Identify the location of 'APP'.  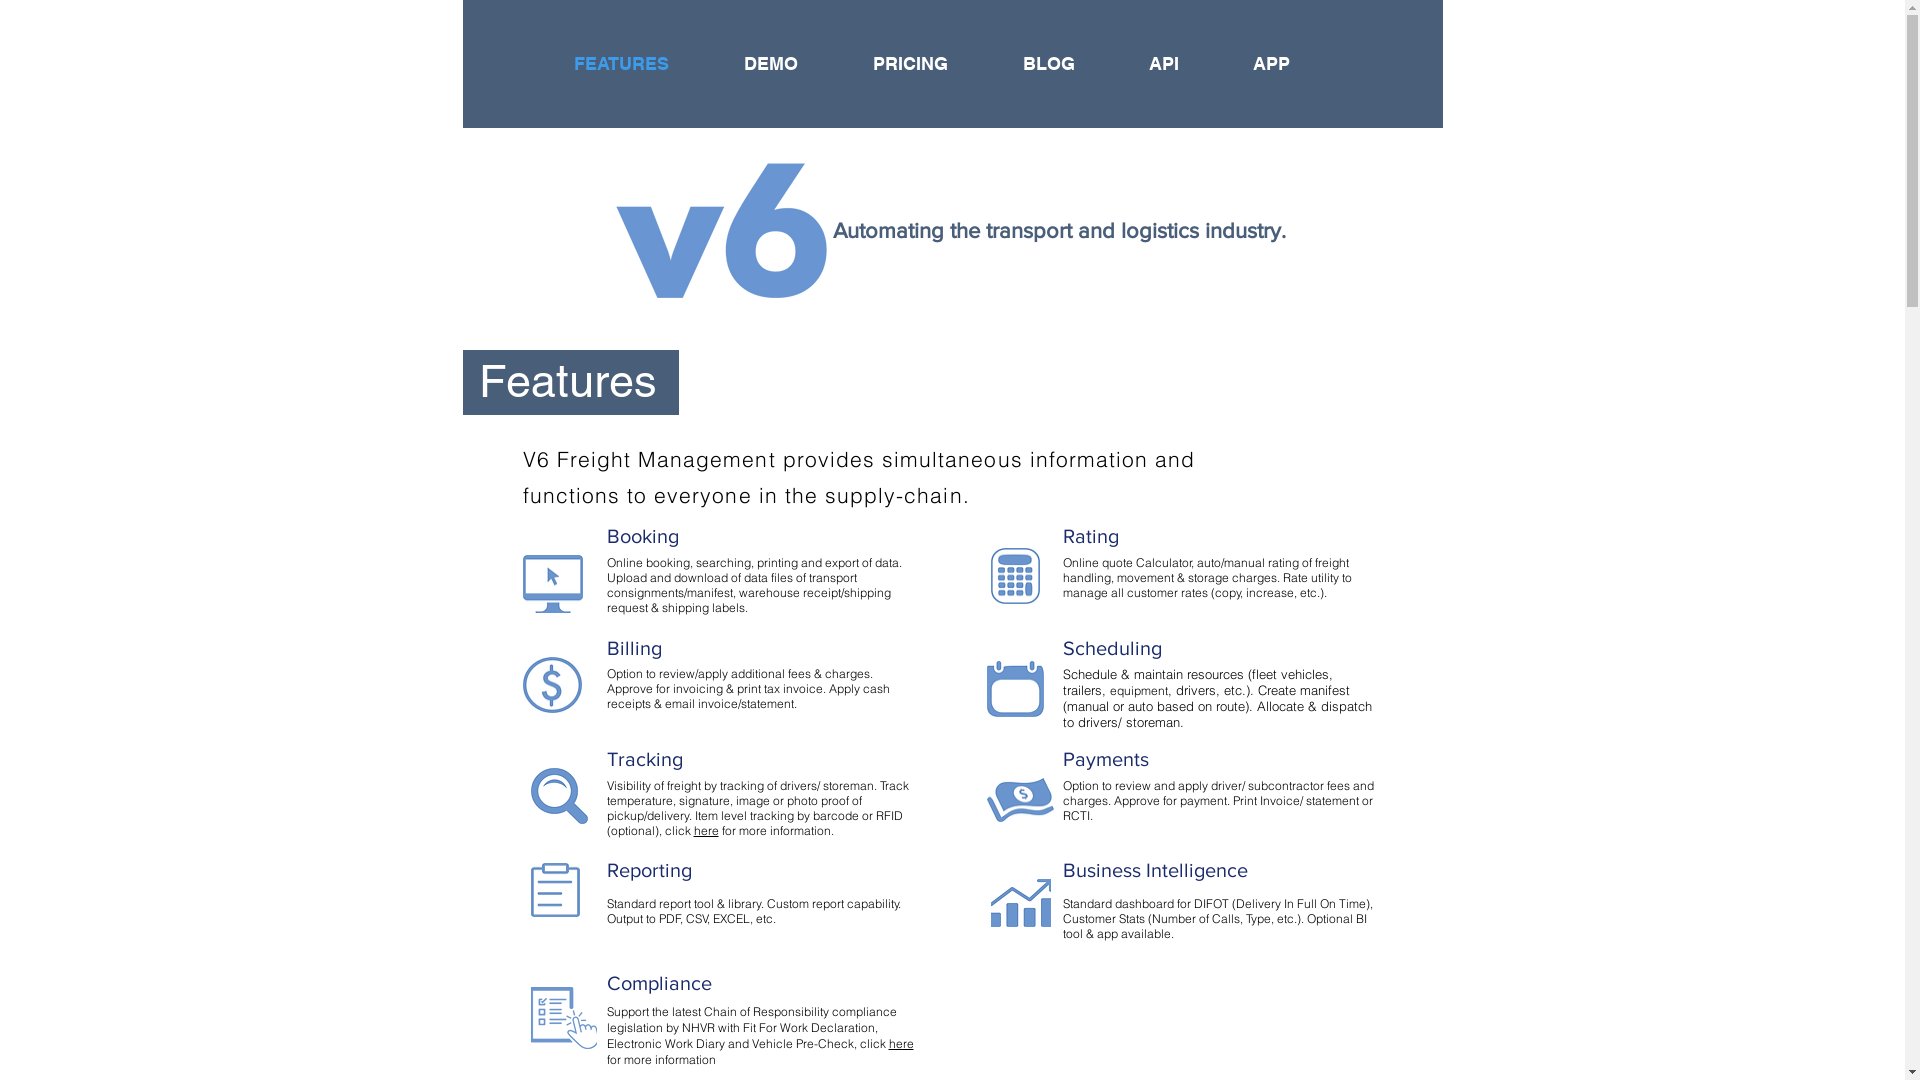
(1293, 63).